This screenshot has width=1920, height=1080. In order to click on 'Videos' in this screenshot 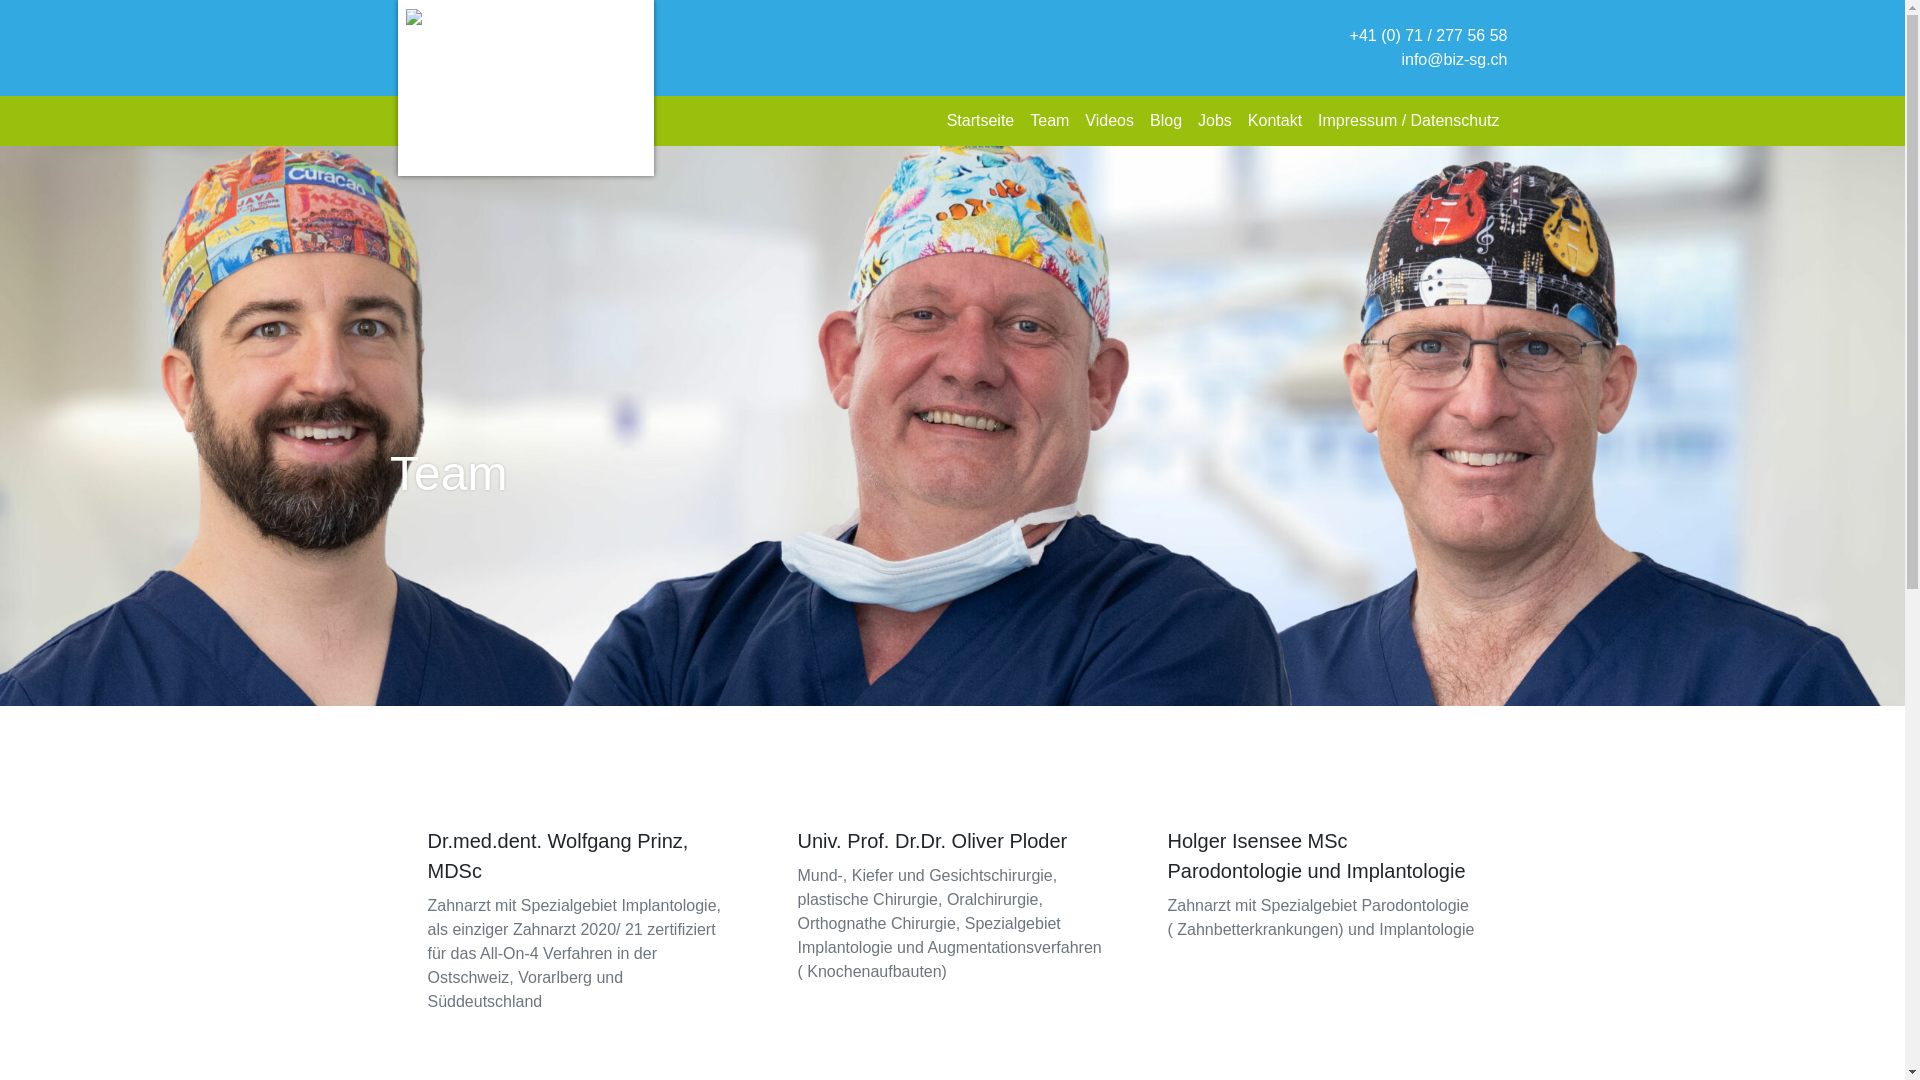, I will do `click(1108, 120)`.